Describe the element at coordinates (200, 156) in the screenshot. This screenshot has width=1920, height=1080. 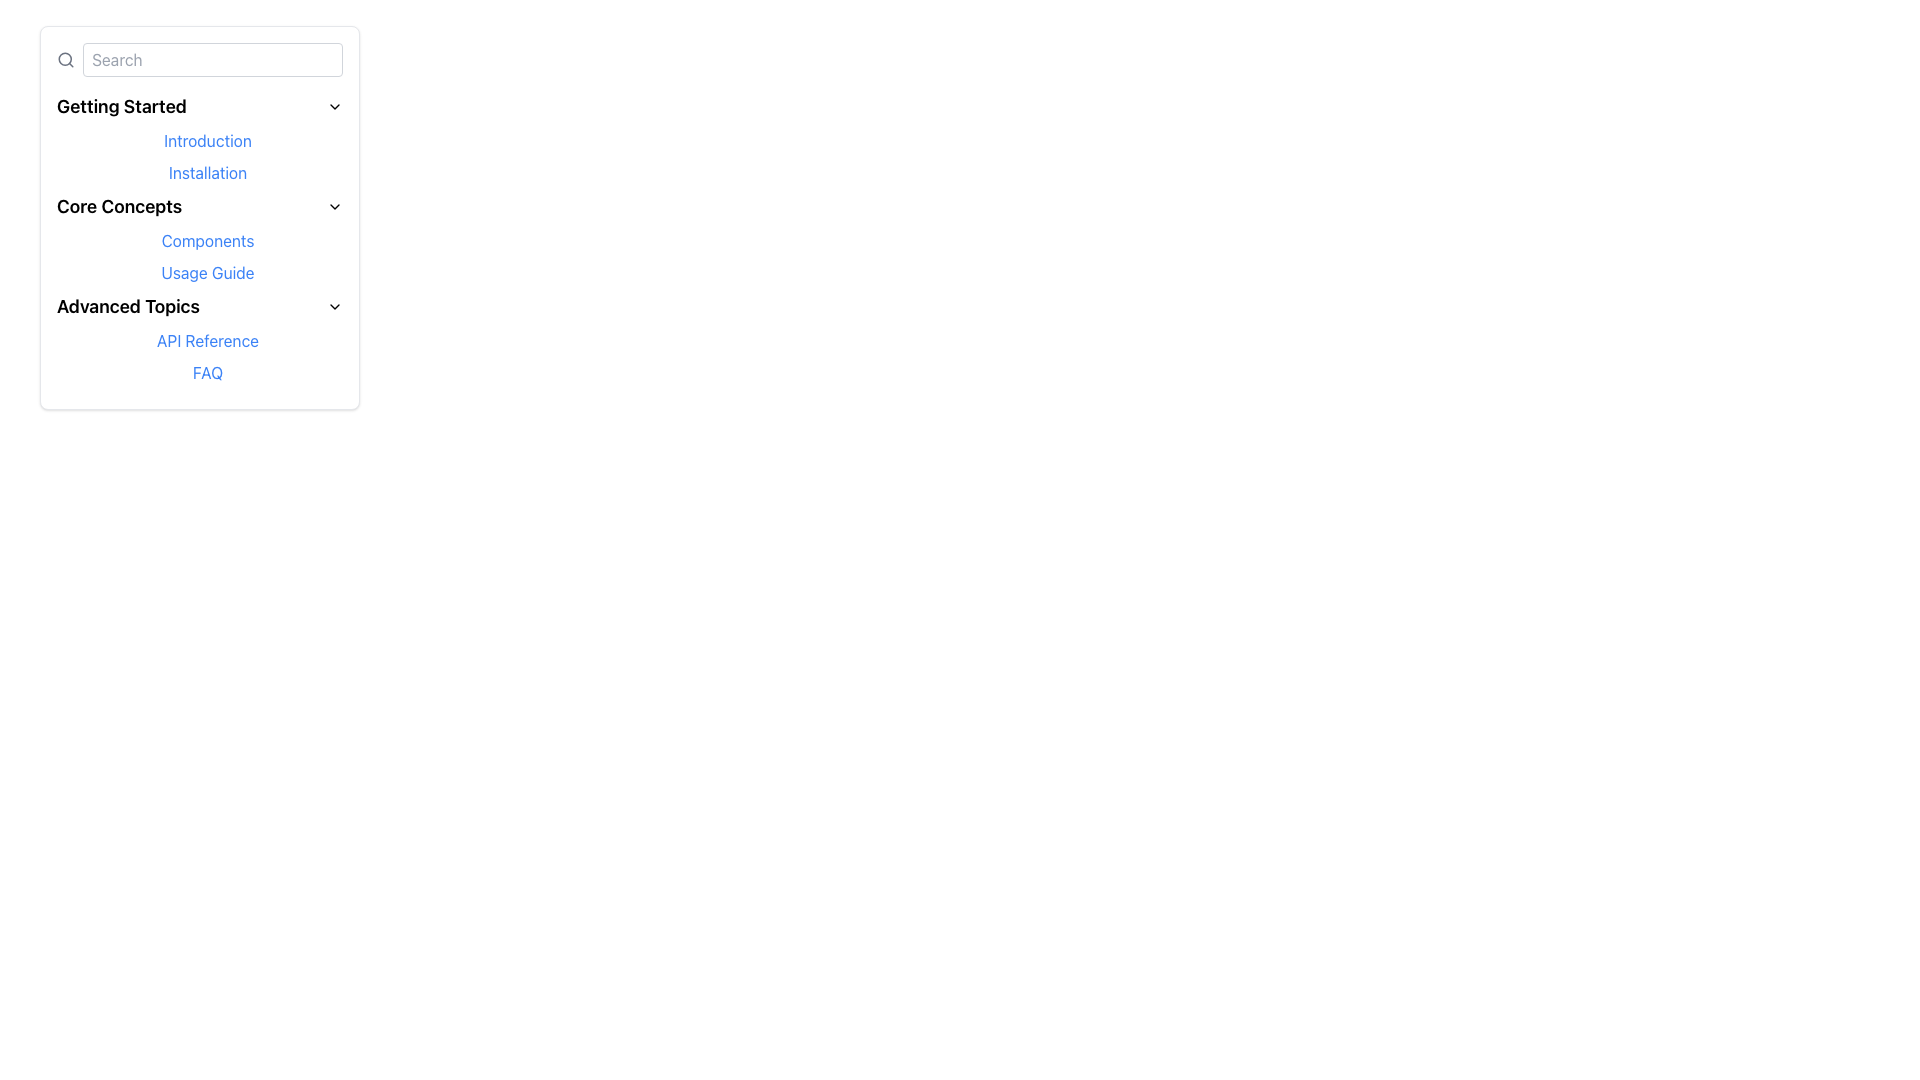
I see `the navigational links labeled 'Introduction' and 'Installation' in the side navigation menu` at that location.